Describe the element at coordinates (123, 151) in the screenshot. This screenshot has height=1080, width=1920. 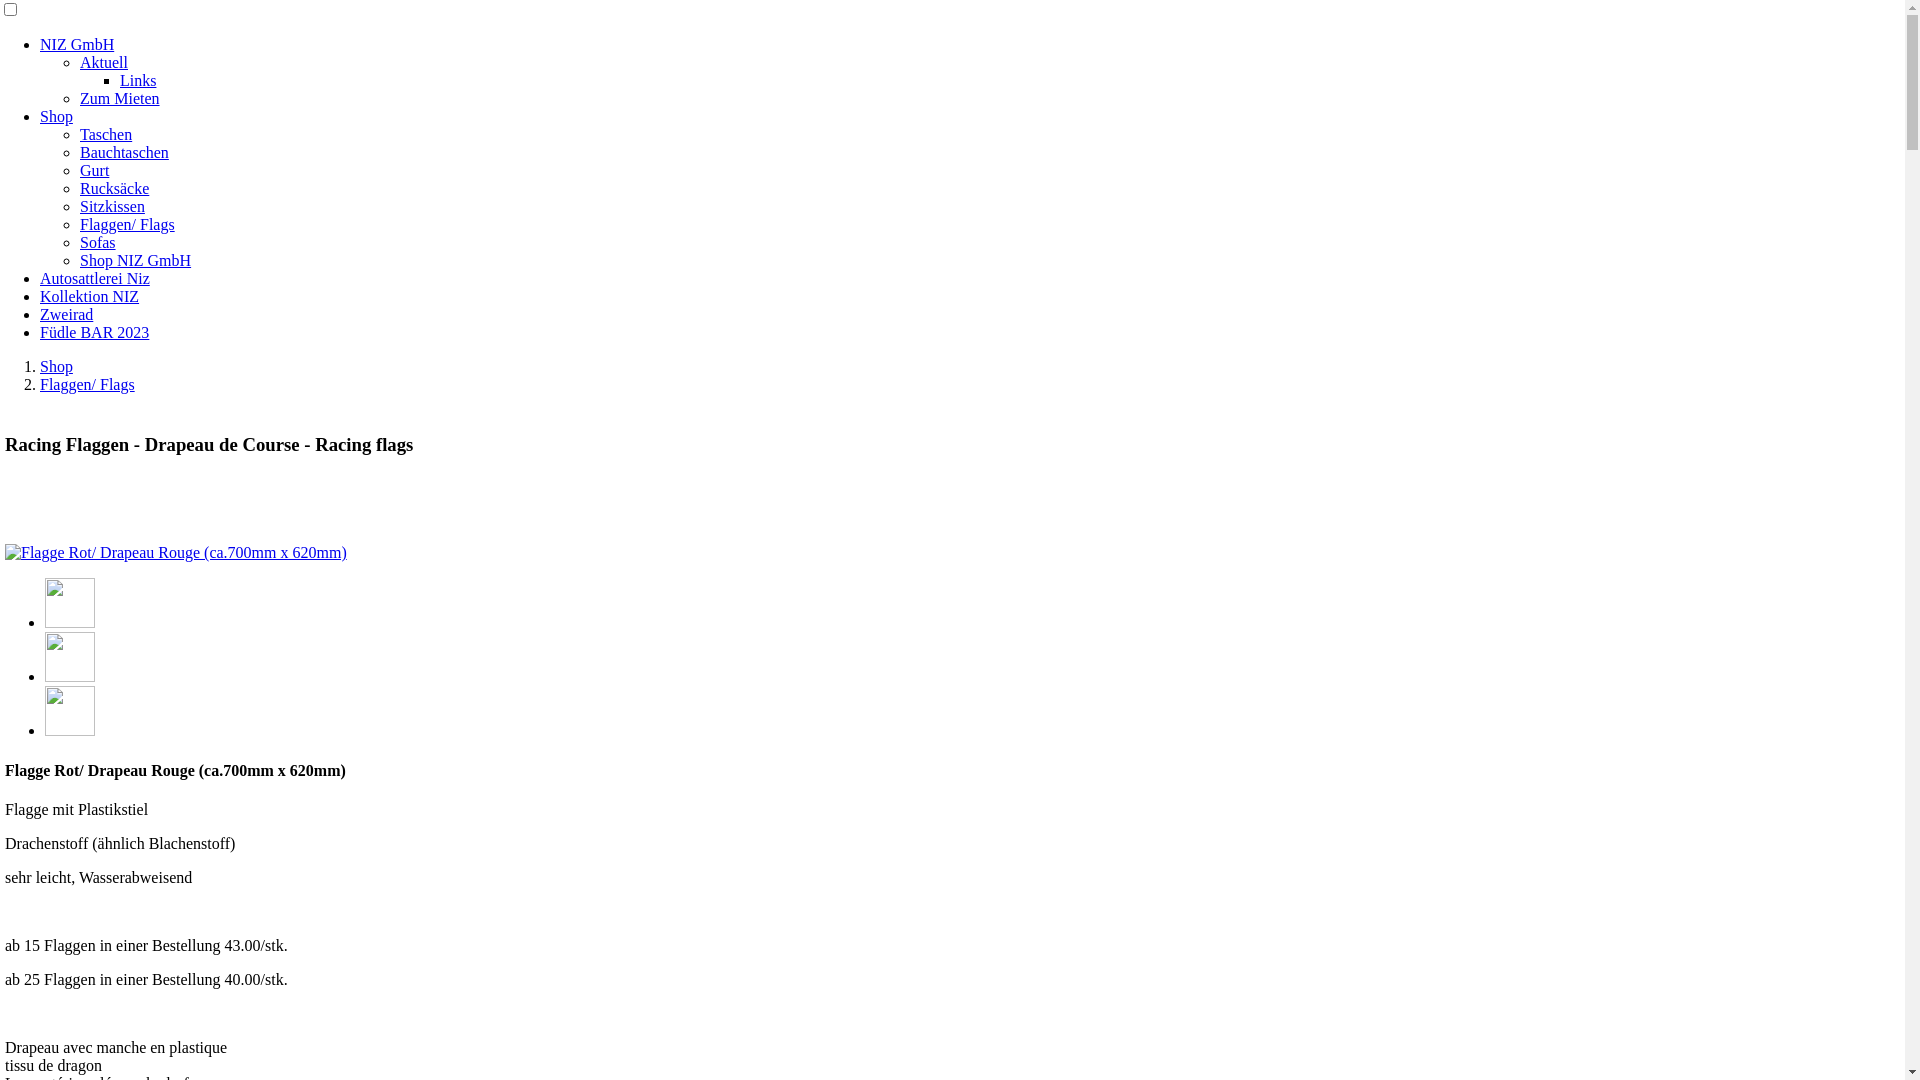
I see `'Bauchtaschen'` at that location.